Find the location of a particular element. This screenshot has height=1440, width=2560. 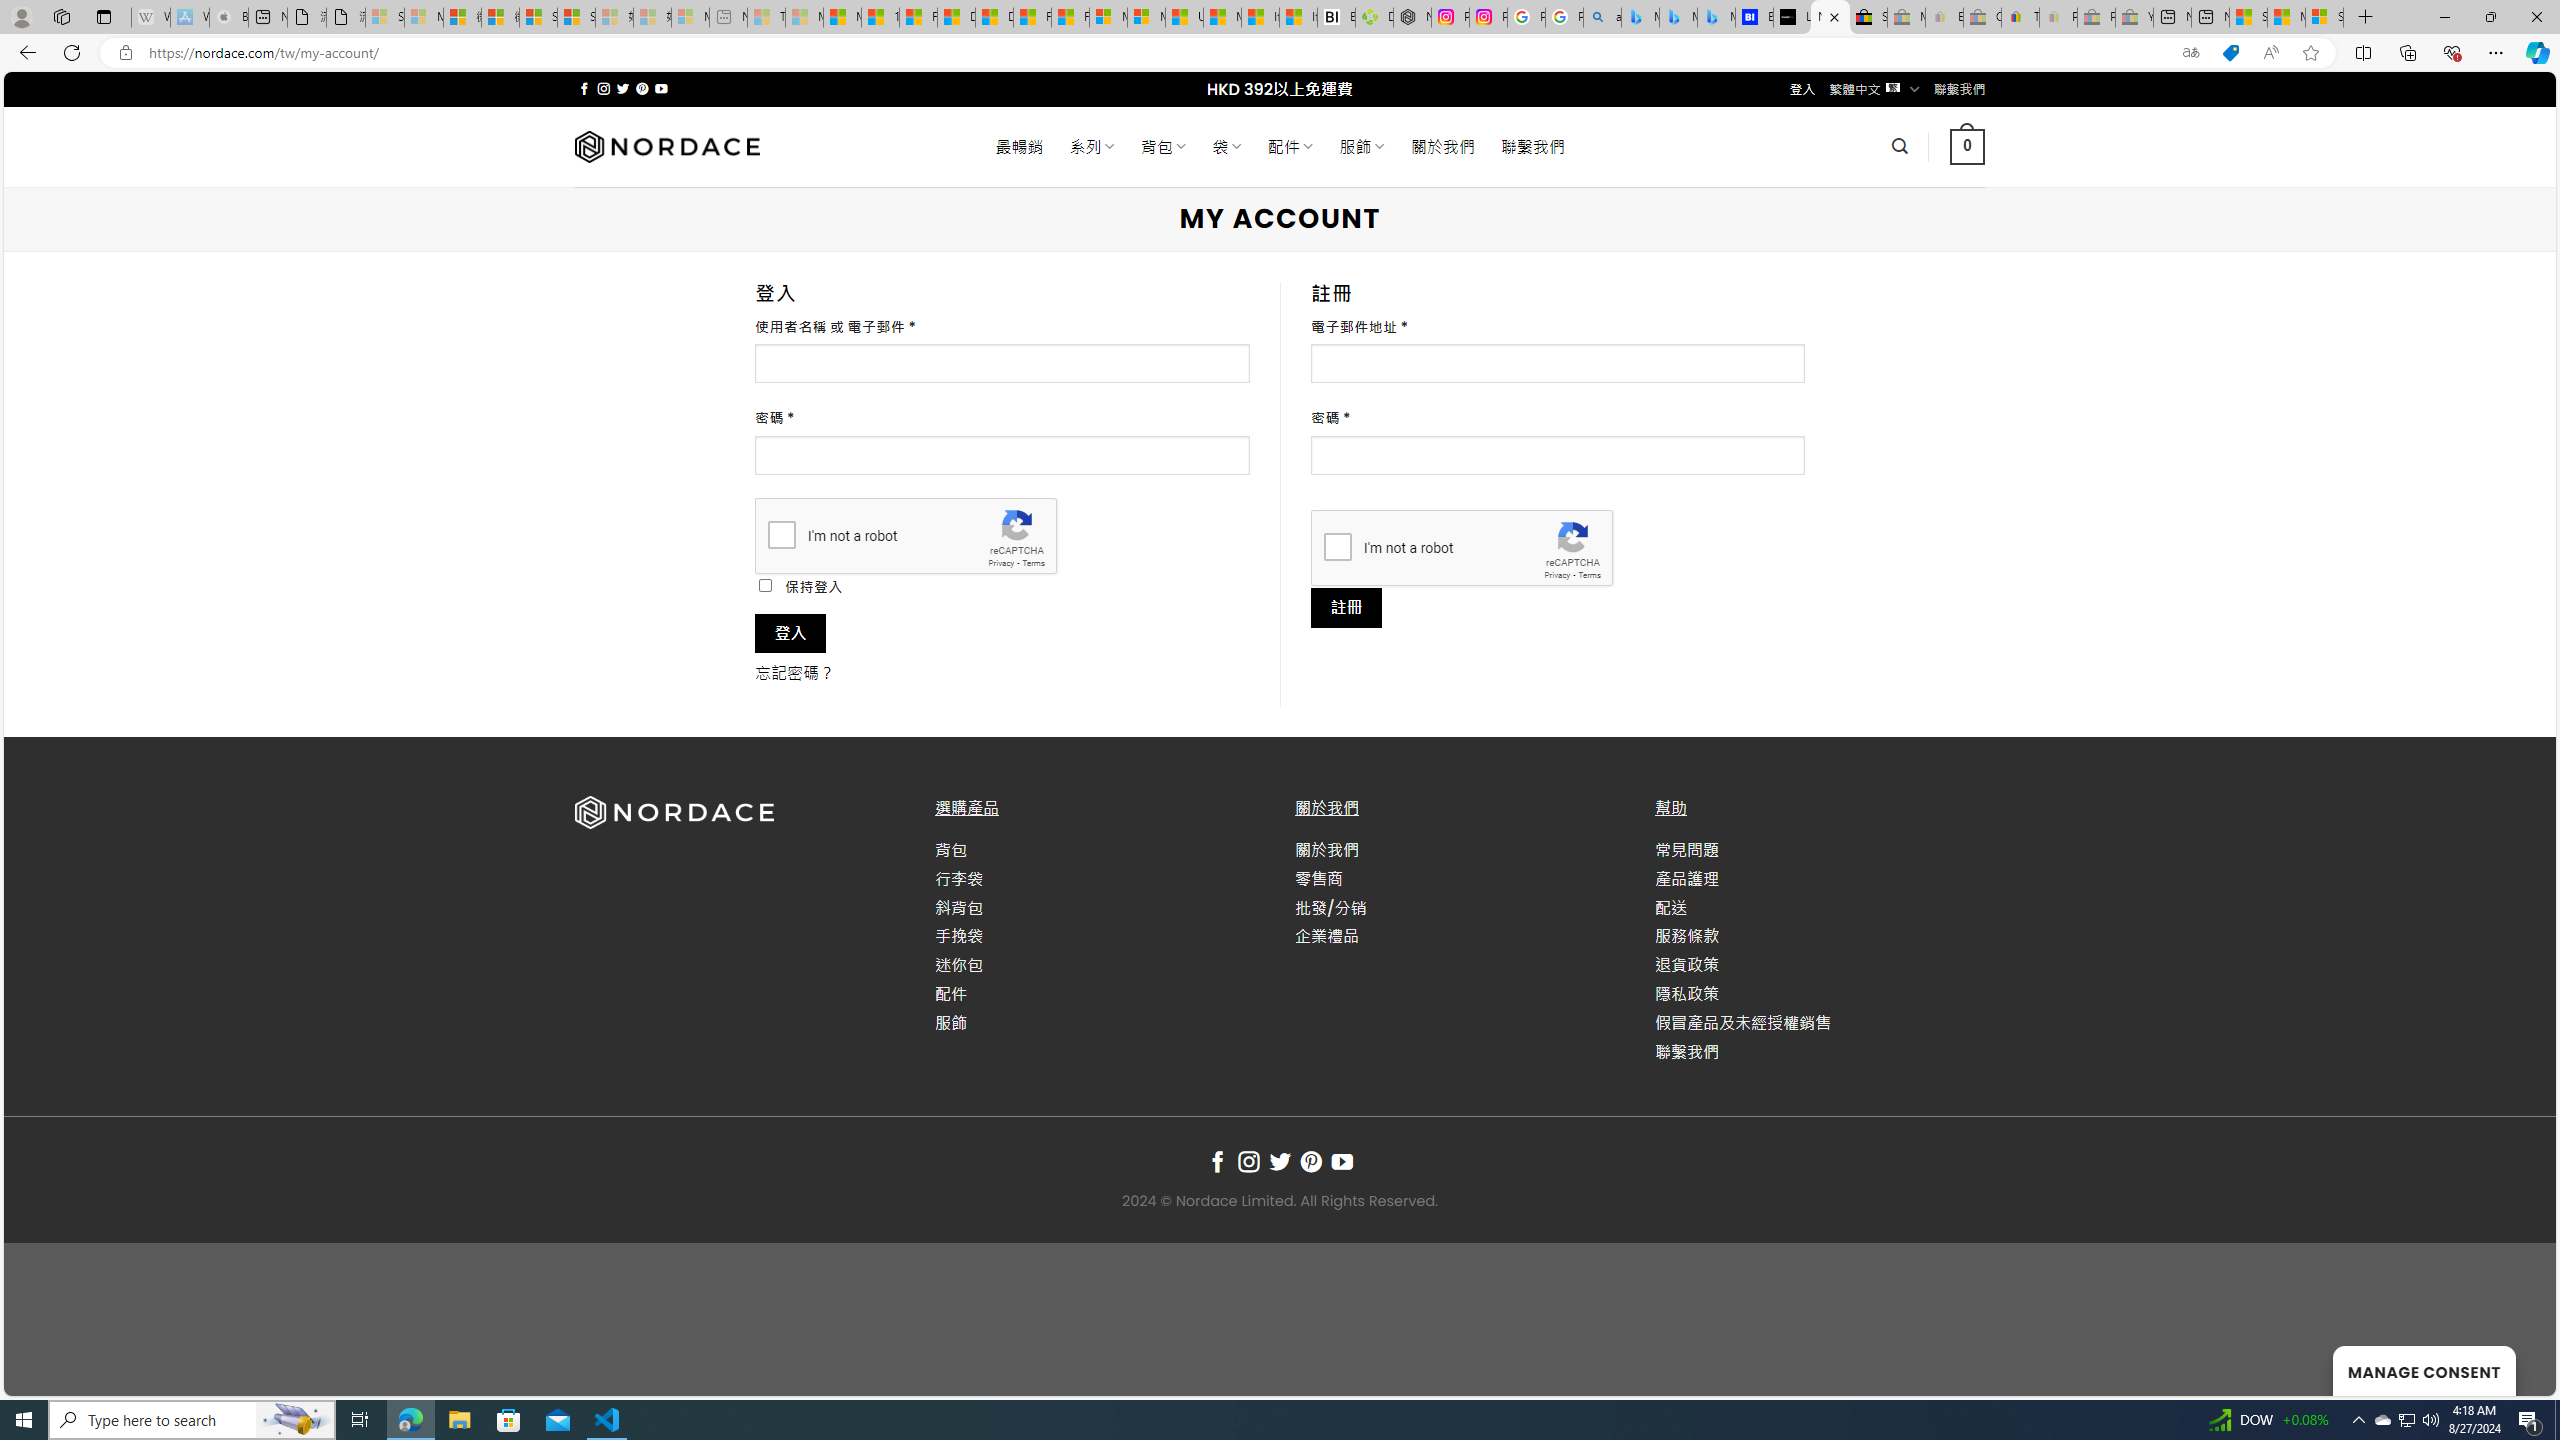

'Threats and offensive language policy | eBay' is located at coordinates (2021, 16).